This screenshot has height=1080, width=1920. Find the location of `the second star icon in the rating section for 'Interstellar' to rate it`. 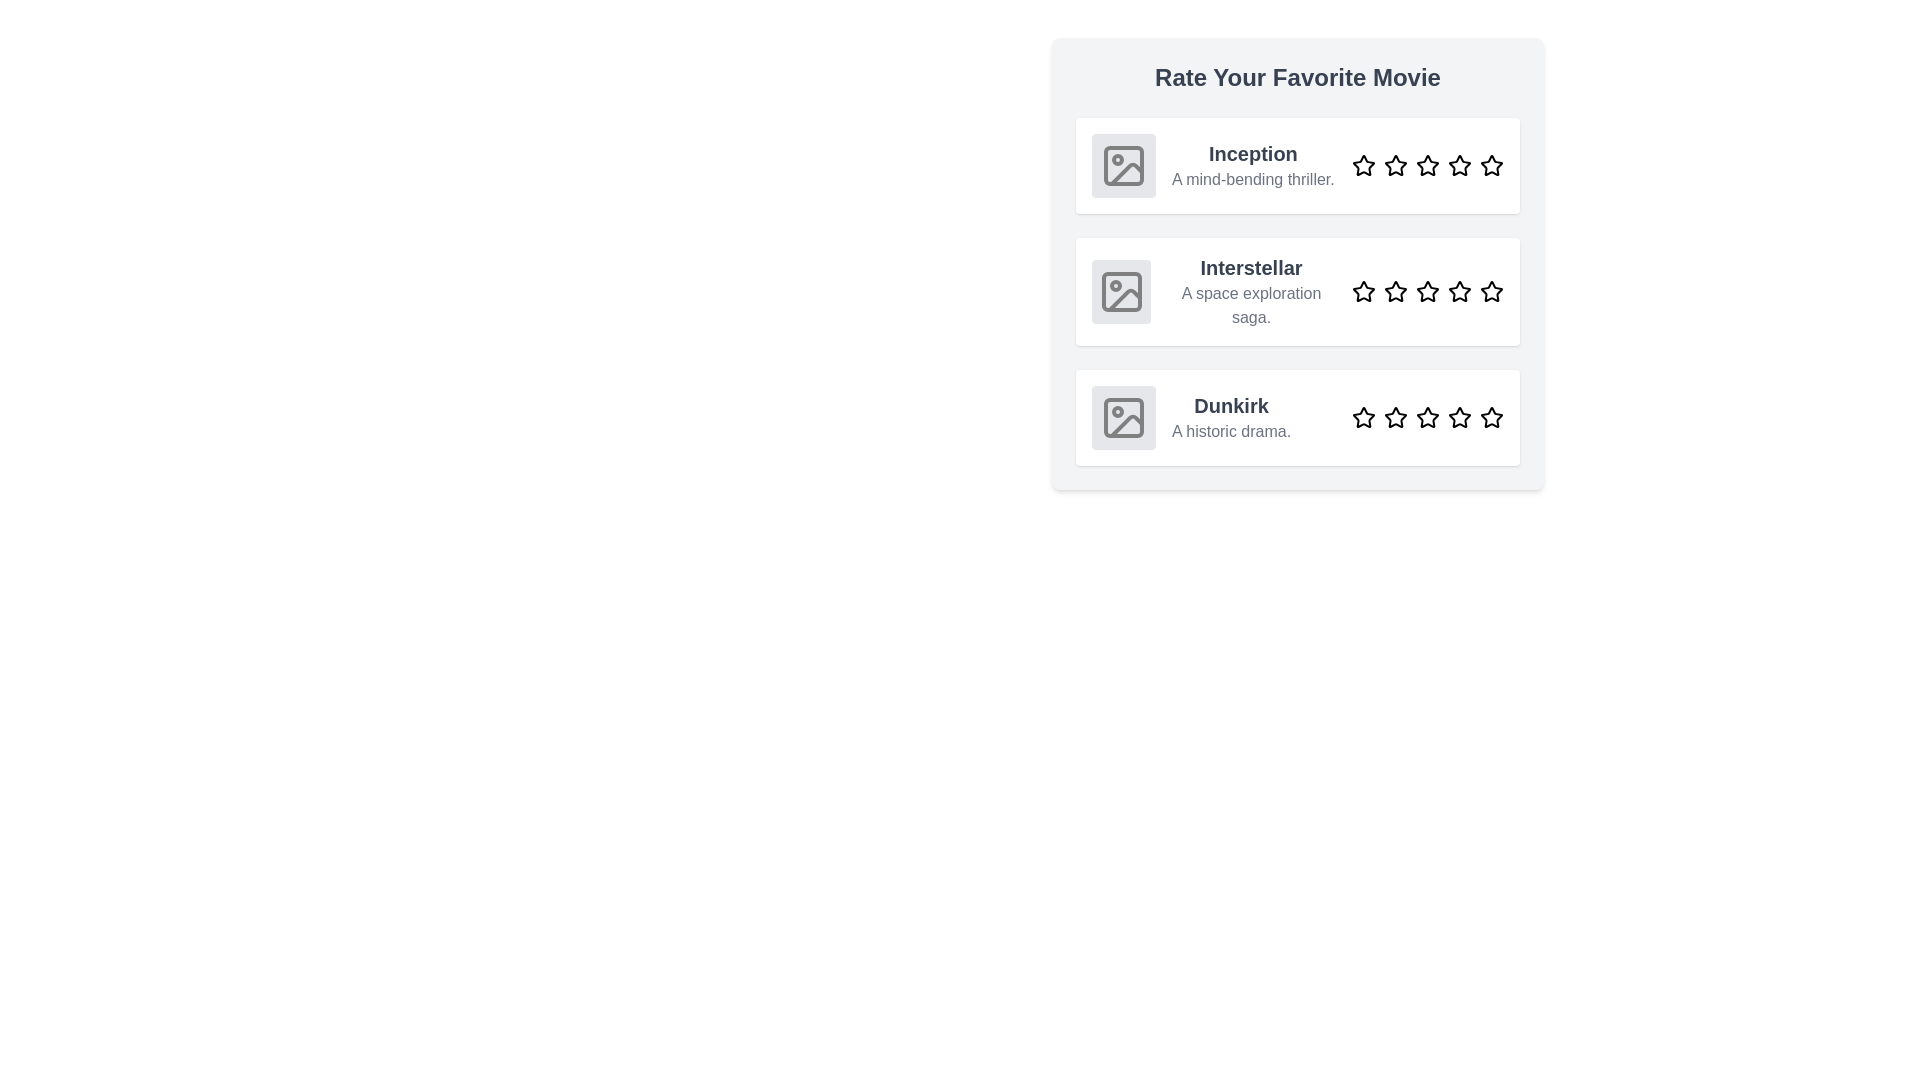

the second star icon in the rating section for 'Interstellar' to rate it is located at coordinates (1395, 292).